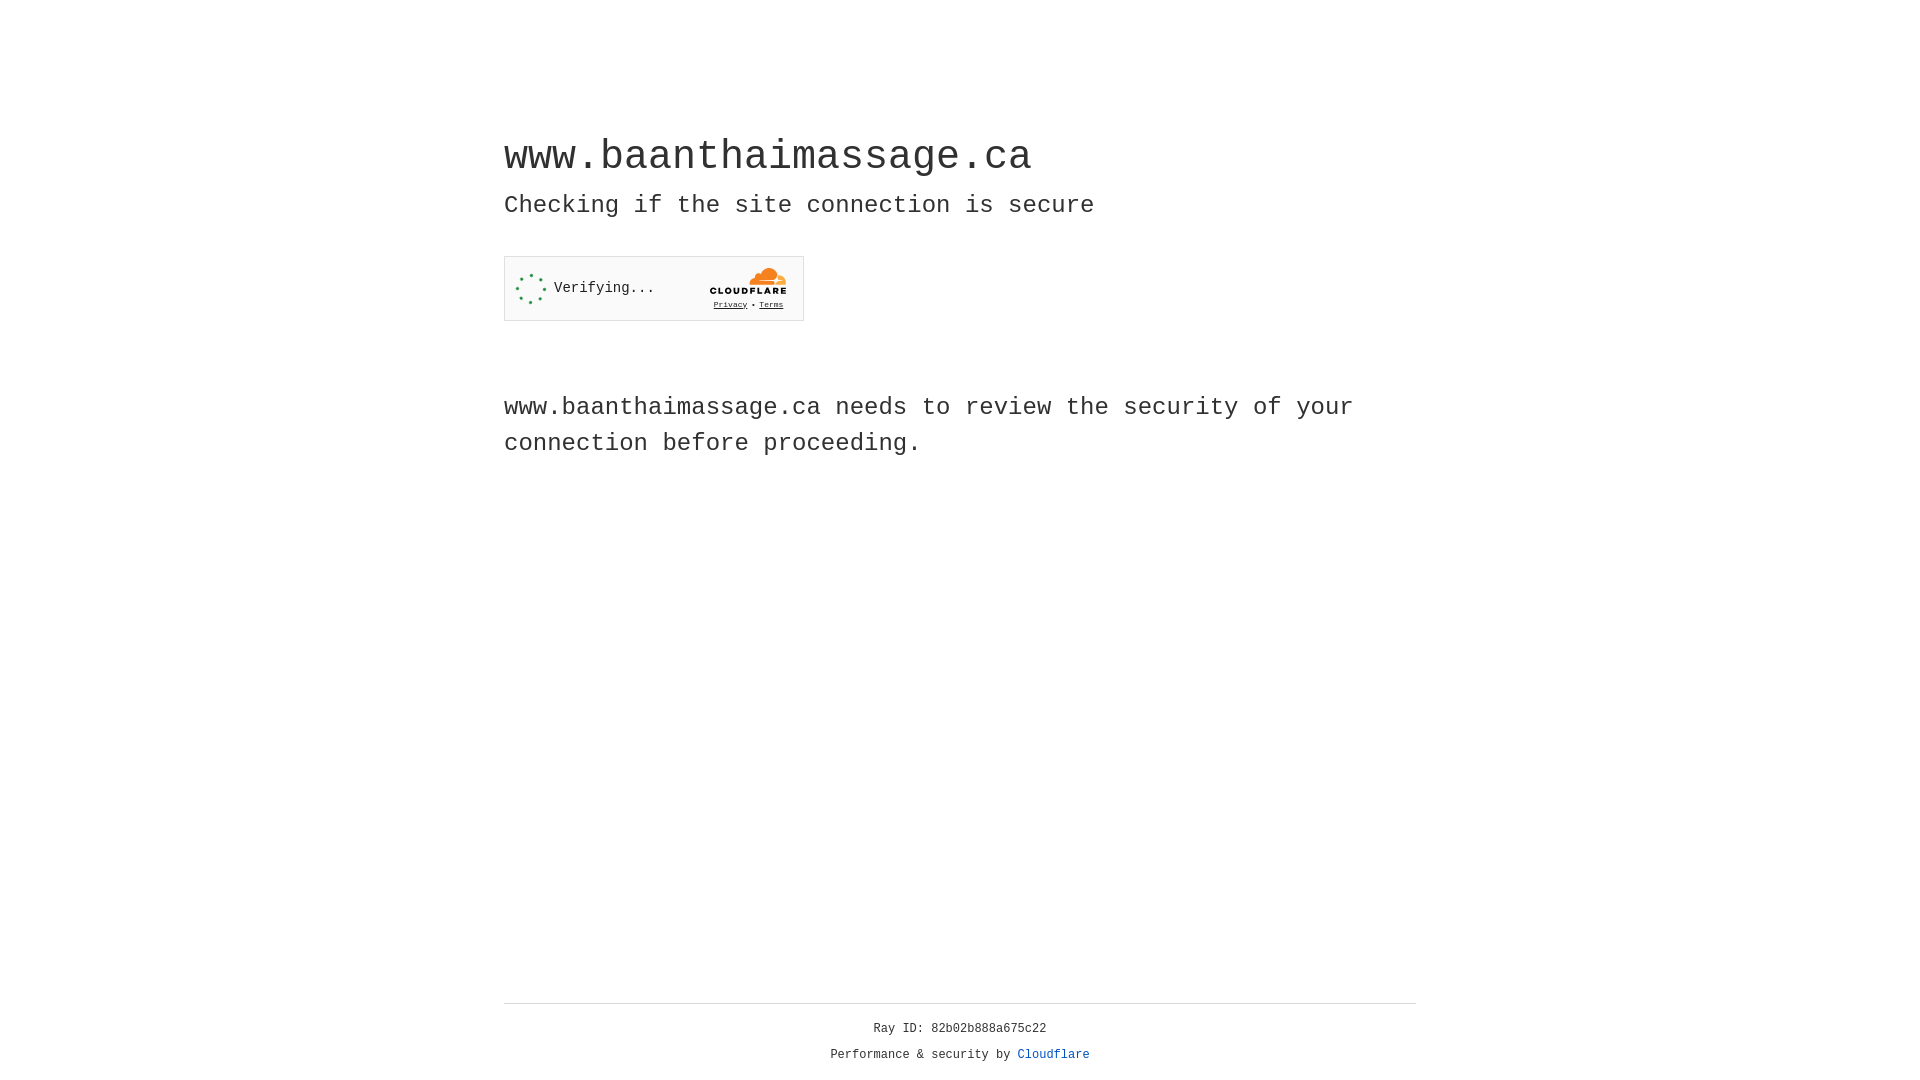 This screenshot has height=1080, width=1920. What do you see at coordinates (1053, 1054) in the screenshot?
I see `'Cloudflare'` at bounding box center [1053, 1054].